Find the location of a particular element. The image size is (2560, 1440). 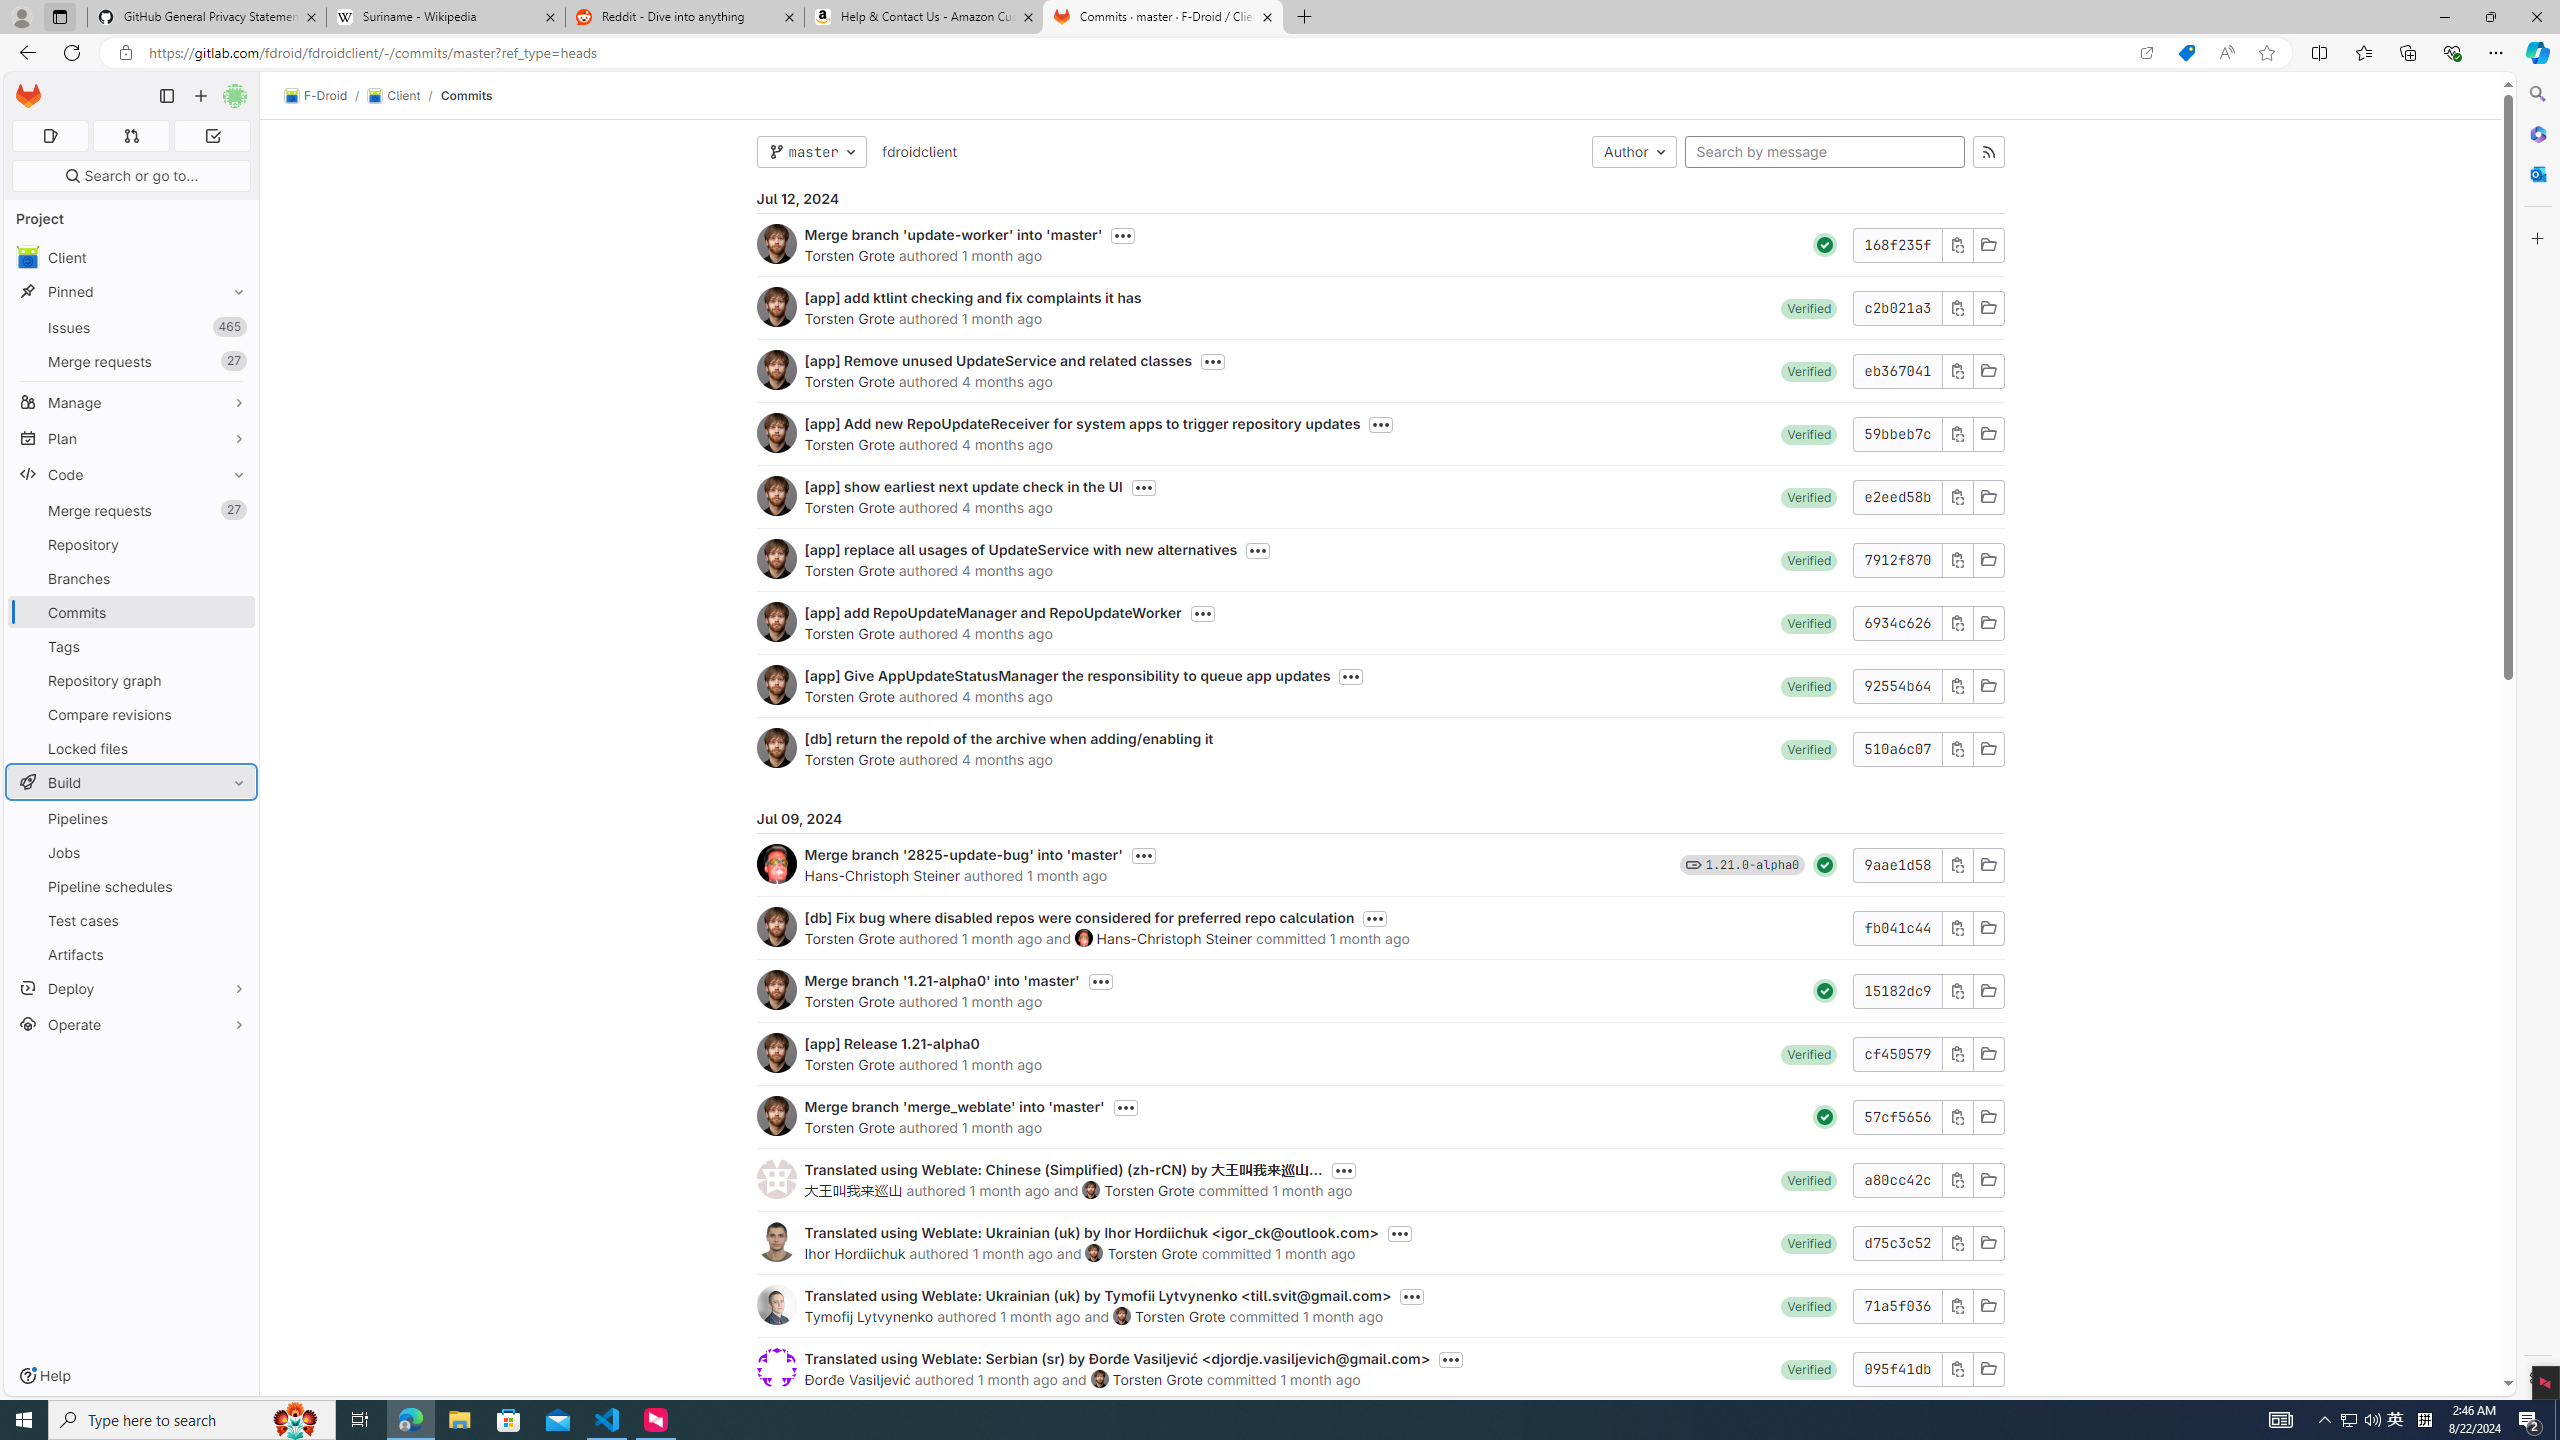

'Pin Repository' is located at coordinates (233, 543).